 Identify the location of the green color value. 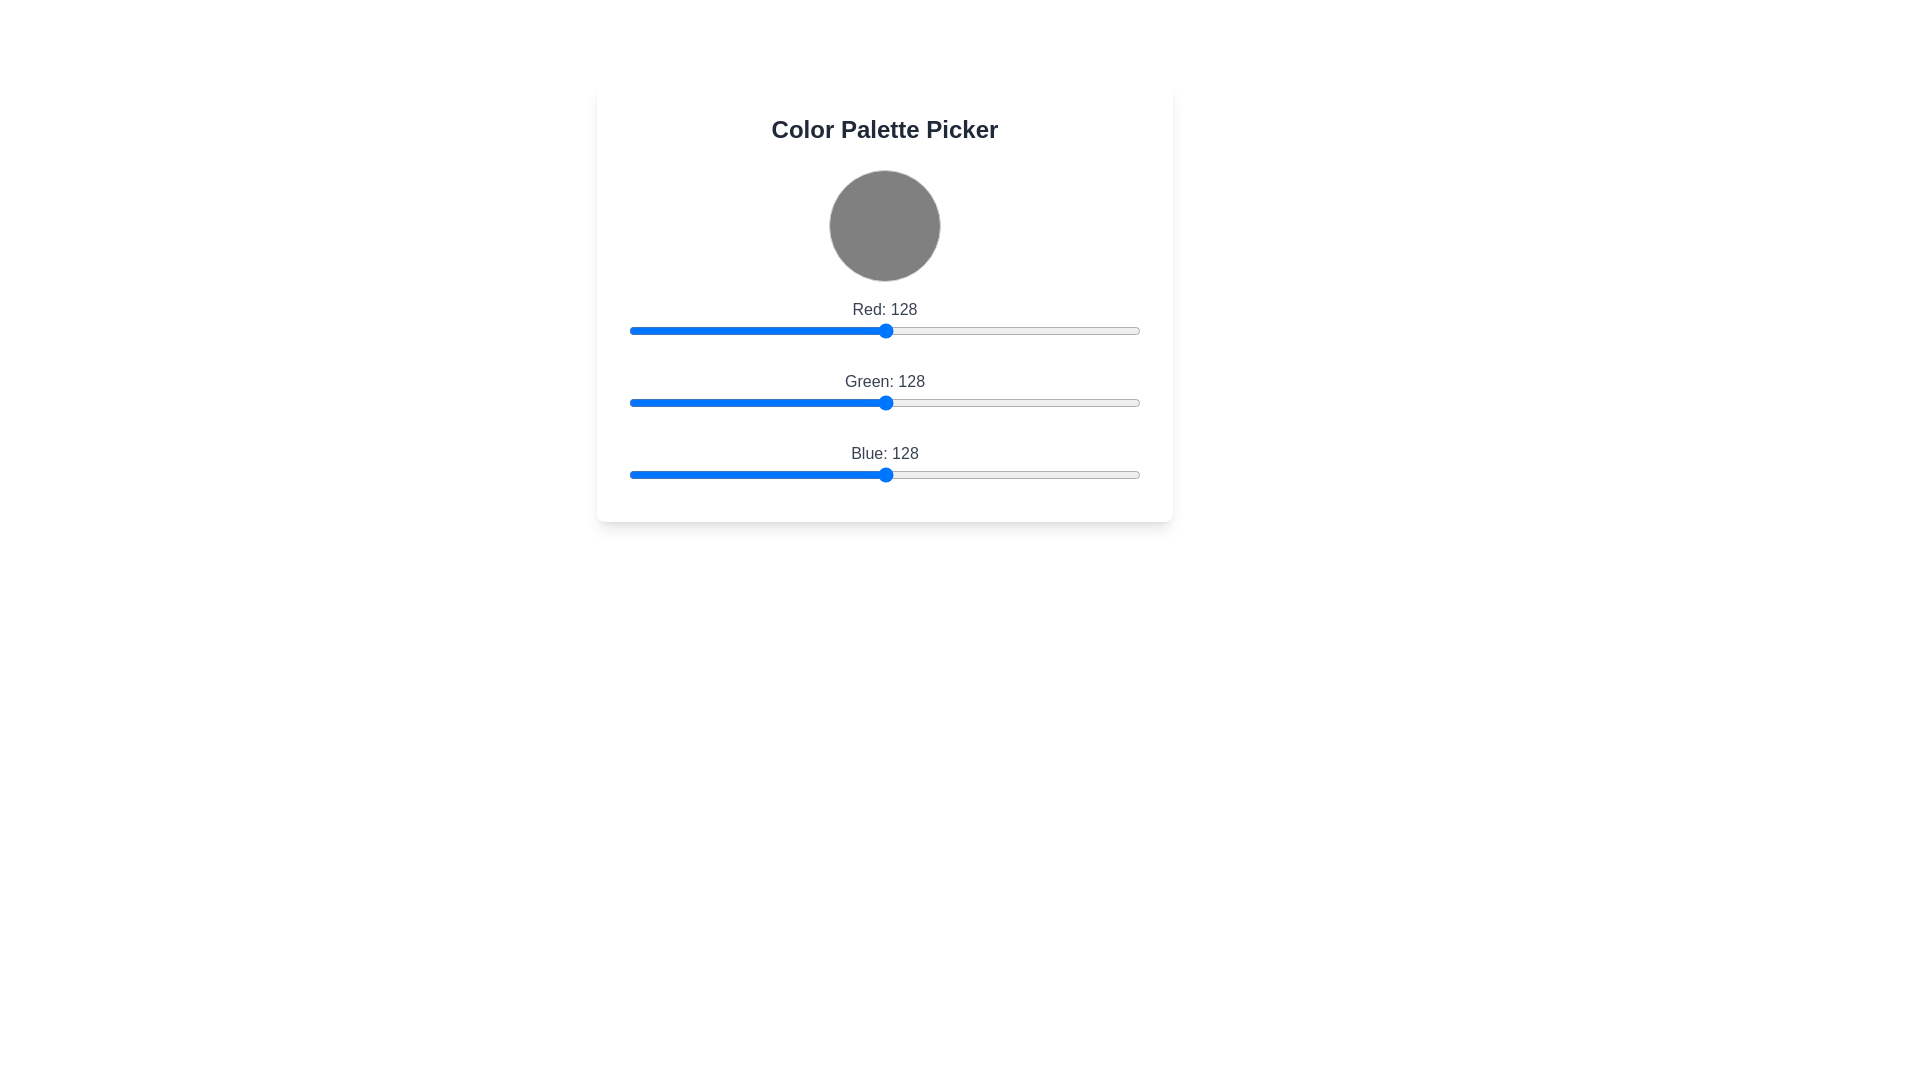
(772, 402).